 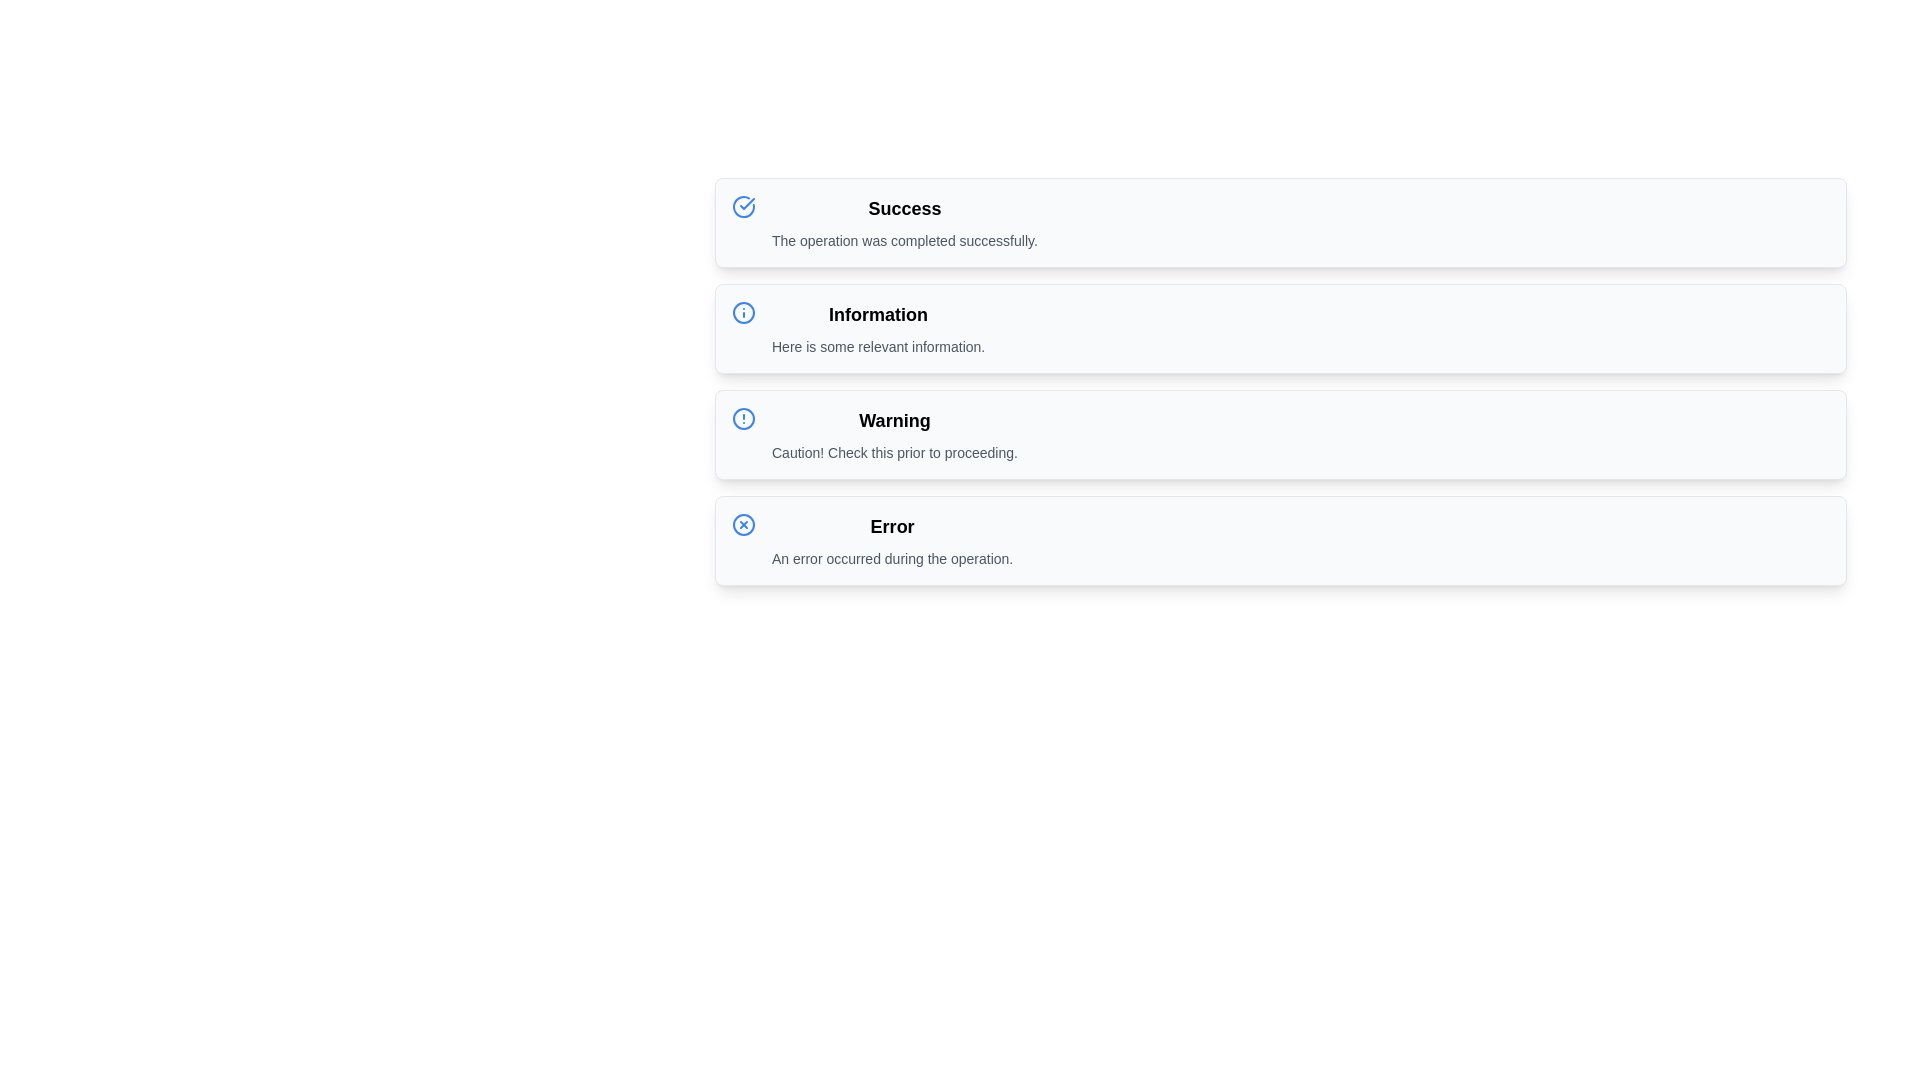 I want to click on the warning icon located within the 'Warning' alert box, to the left of the text 'Warning', to initiate possible interactions, so click(x=743, y=418).